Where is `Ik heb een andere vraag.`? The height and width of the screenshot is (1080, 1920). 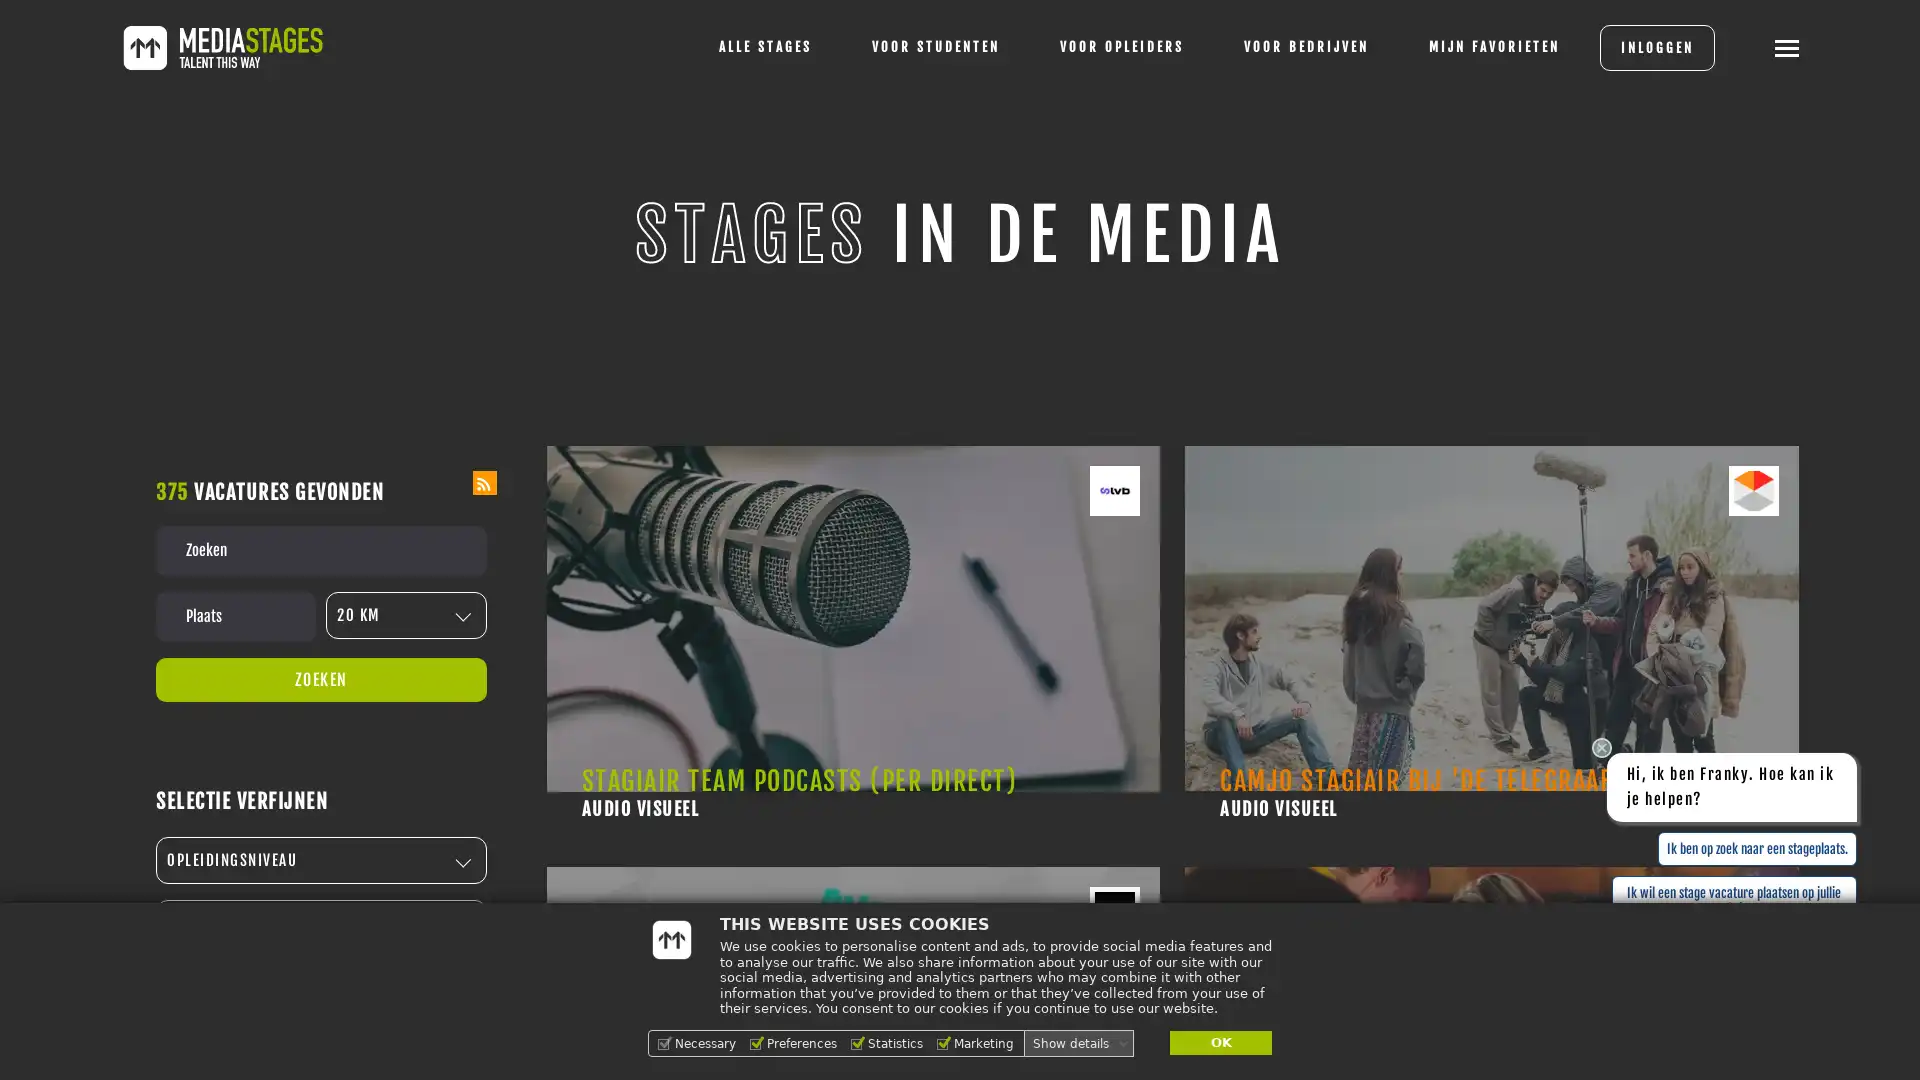
Ik heb een andere vraag. is located at coordinates (1784, 951).